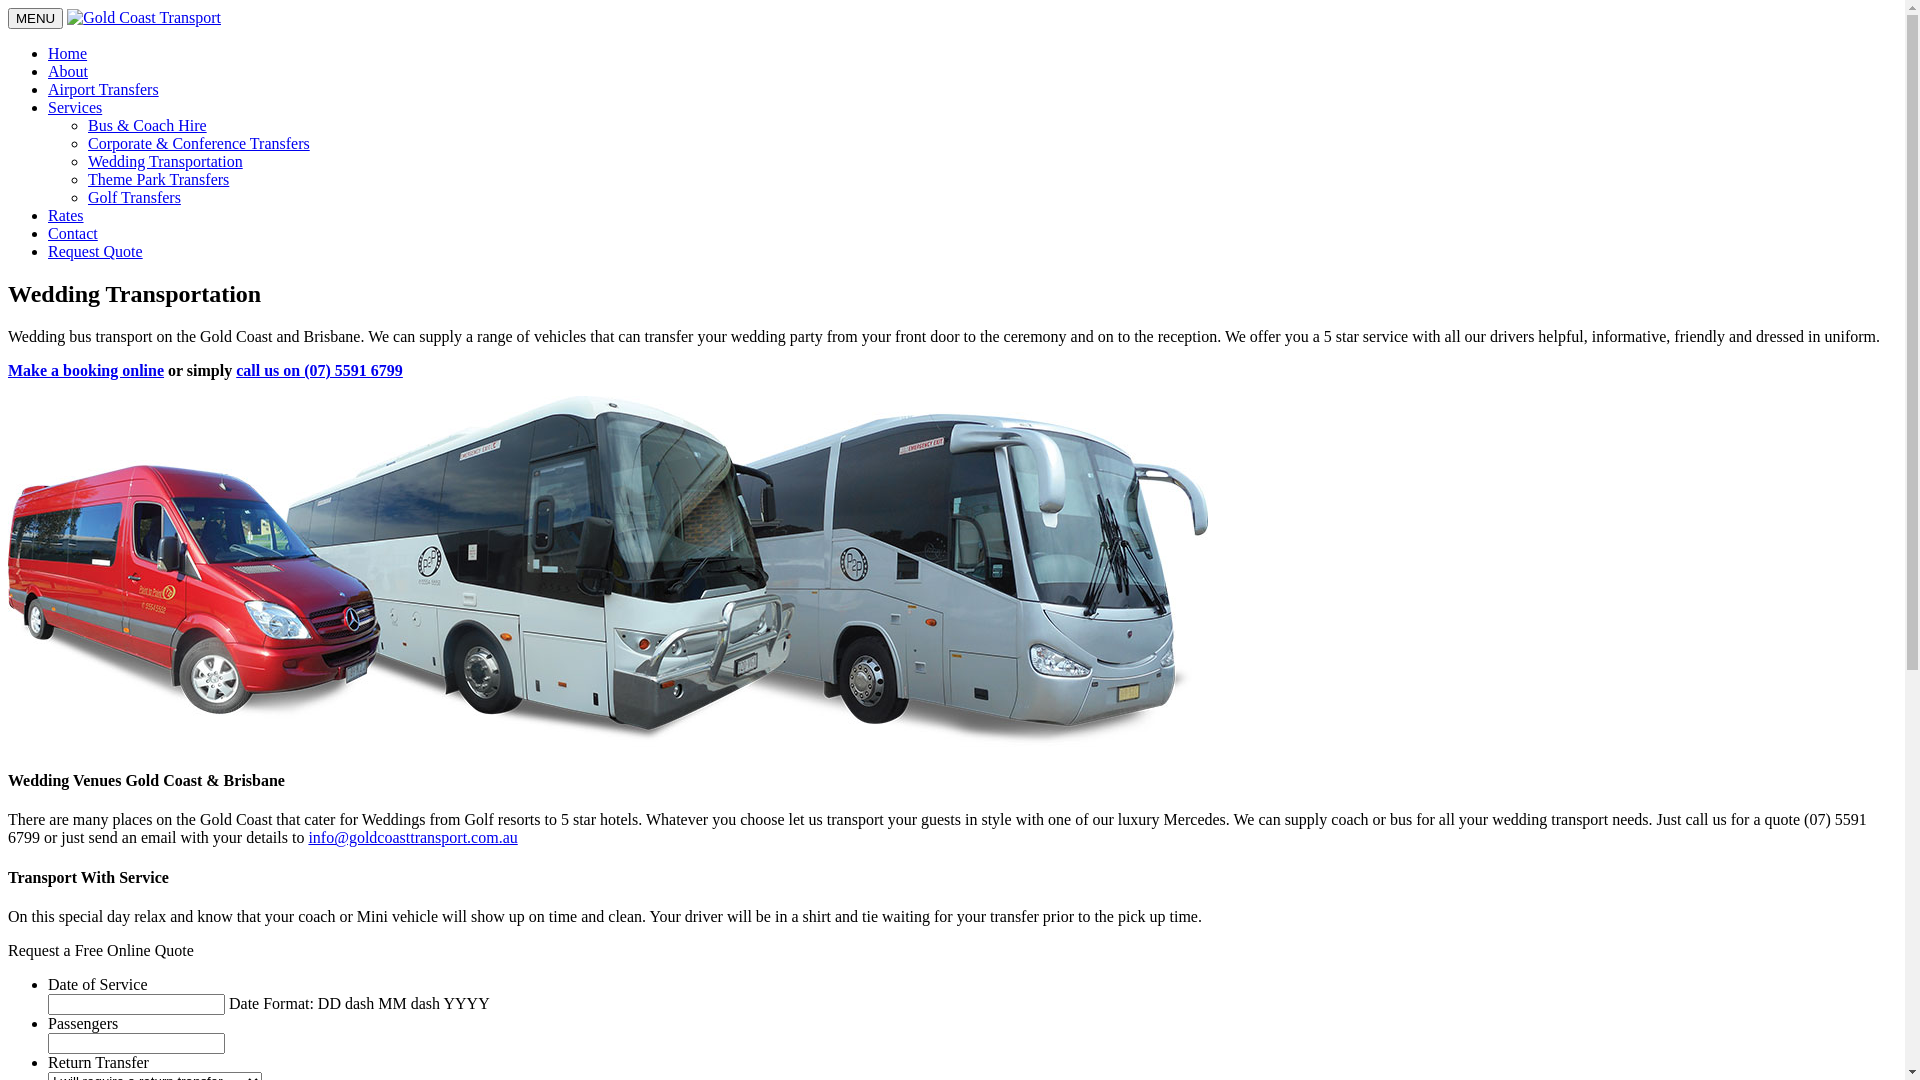  What do you see at coordinates (165, 160) in the screenshot?
I see `'Wedding Transportation'` at bounding box center [165, 160].